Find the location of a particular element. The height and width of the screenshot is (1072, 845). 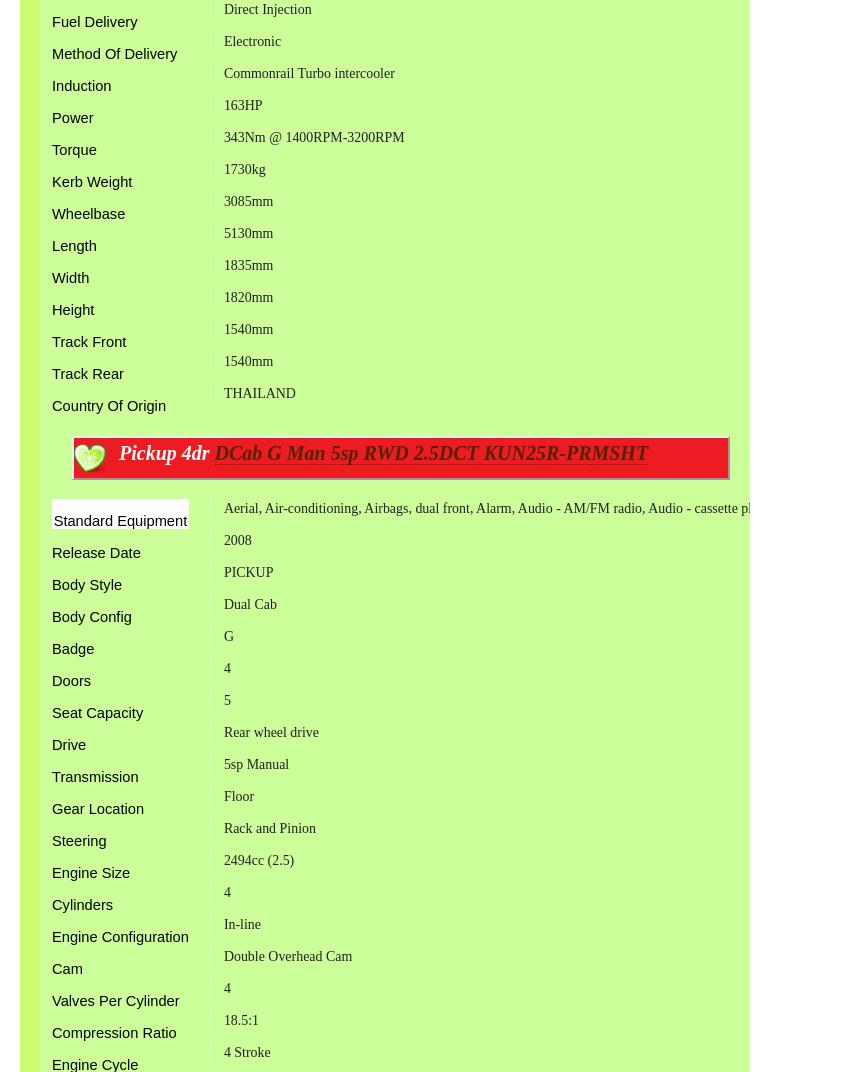

'Country 
					   Of Origin' is located at coordinates (50, 404).